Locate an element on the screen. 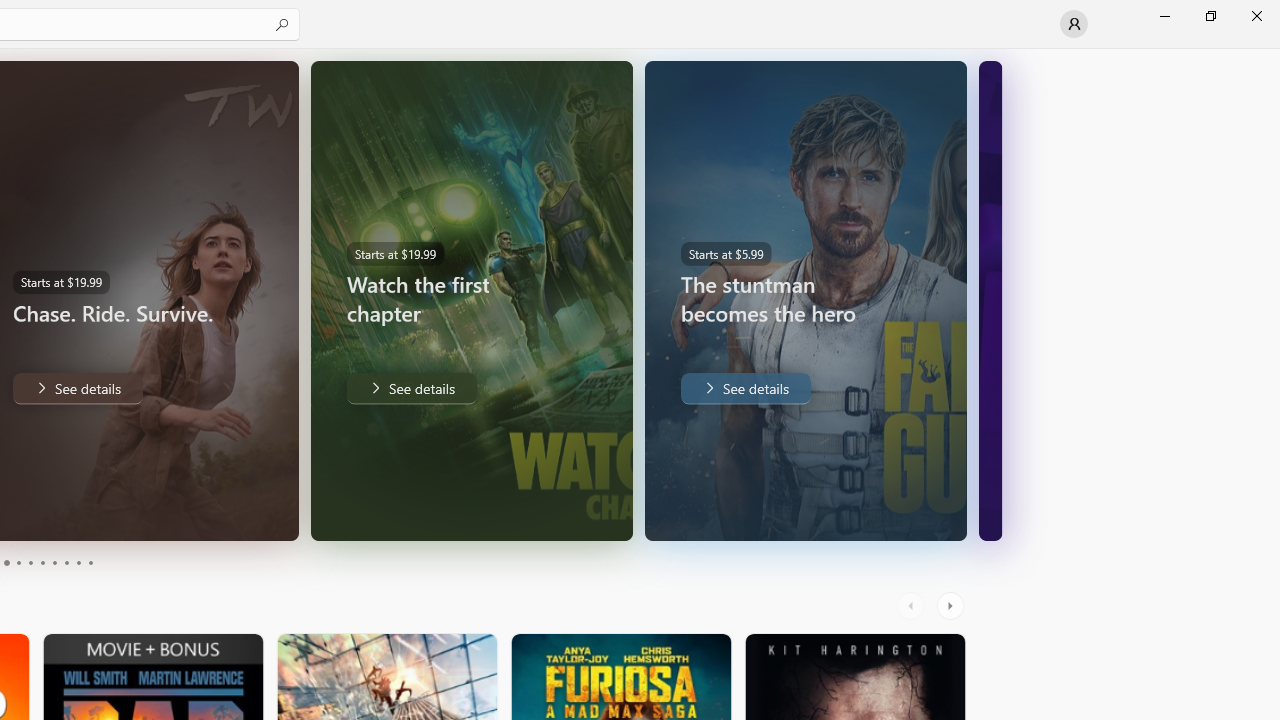  'Page 6' is located at coordinates (42, 563).